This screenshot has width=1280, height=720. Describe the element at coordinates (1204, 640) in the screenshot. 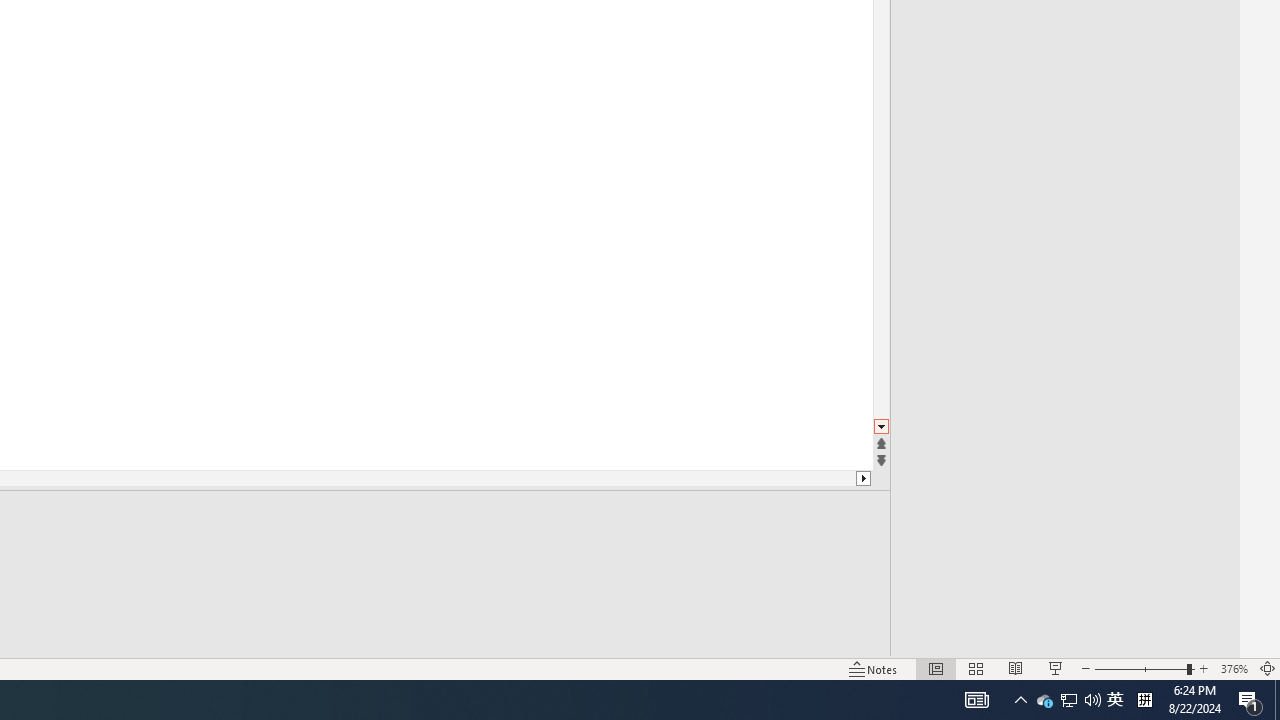

I see `'Increase Text Size'` at that location.